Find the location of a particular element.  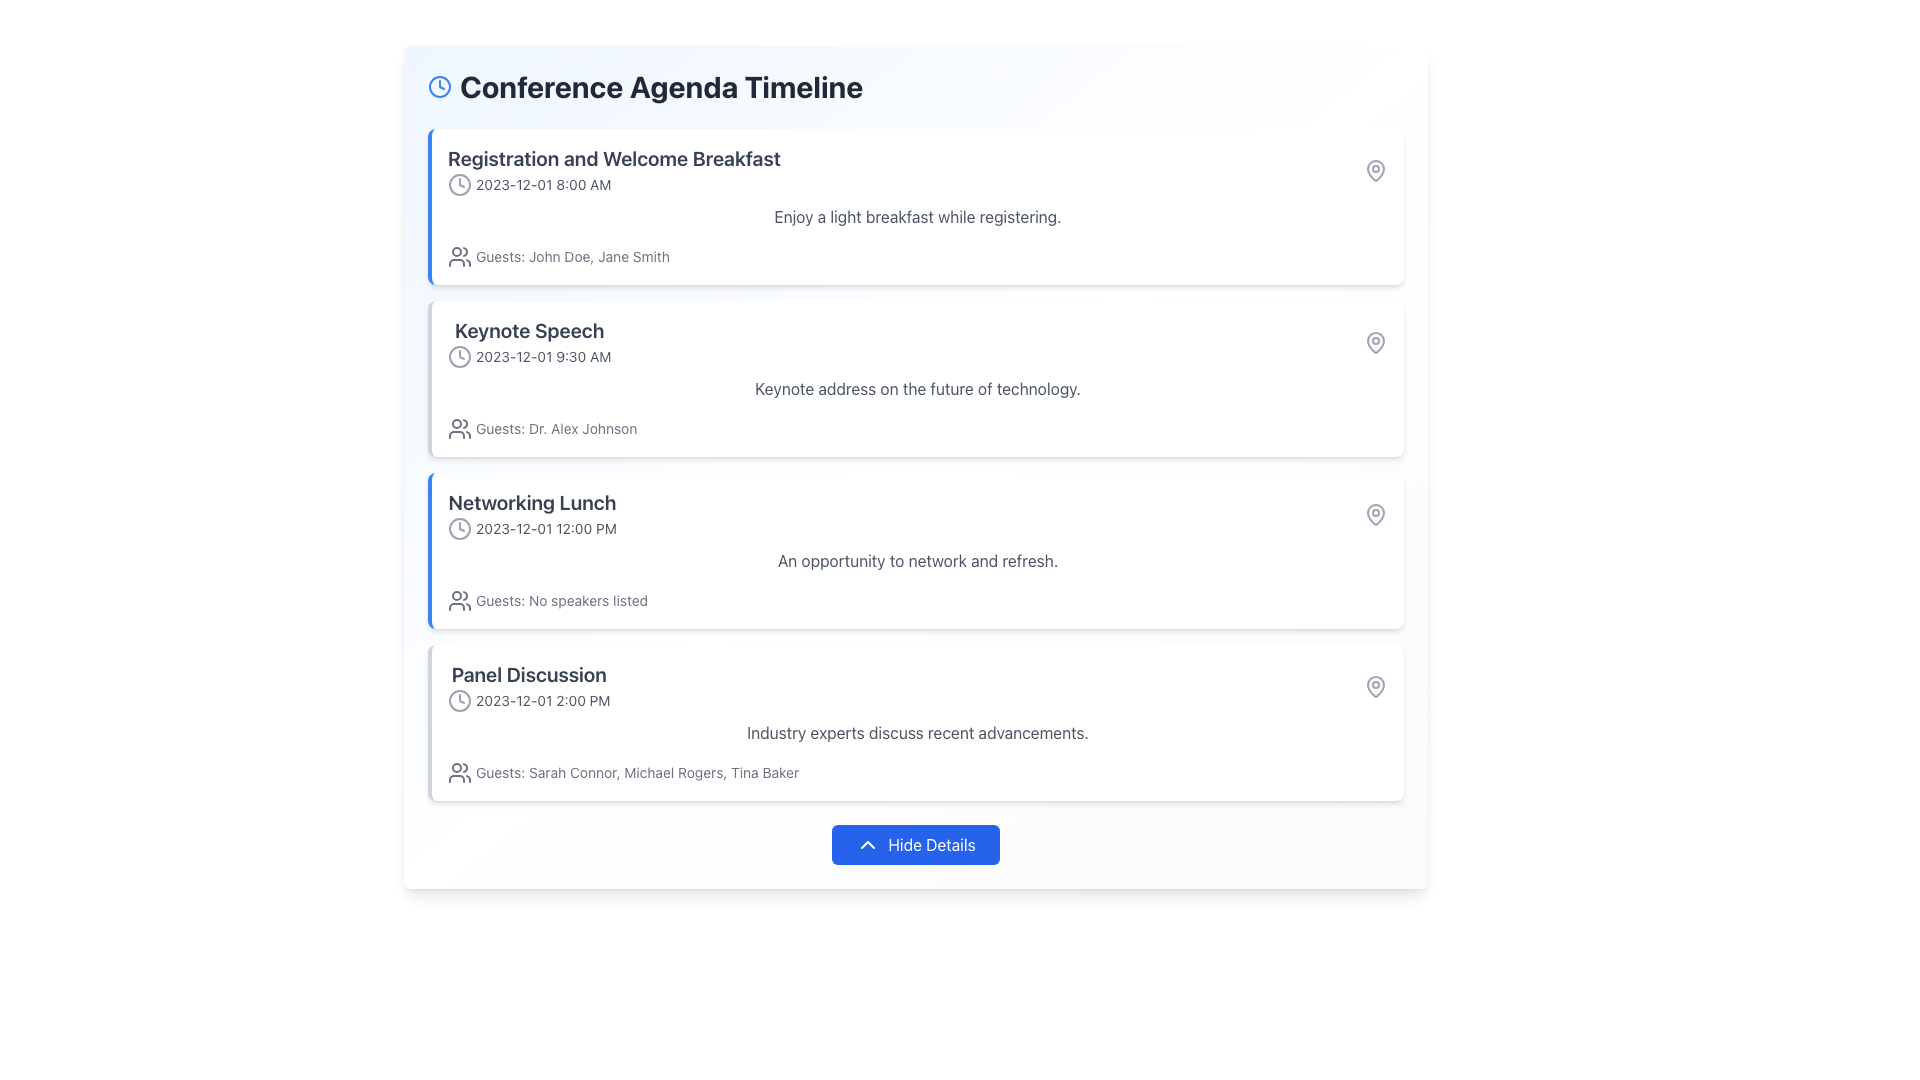

the time indicator icon located within the first card under the heading 'Registration and Welcome Breakfast', positioned to the left of the text '2023-12-01 8:00 AM' is located at coordinates (459, 185).